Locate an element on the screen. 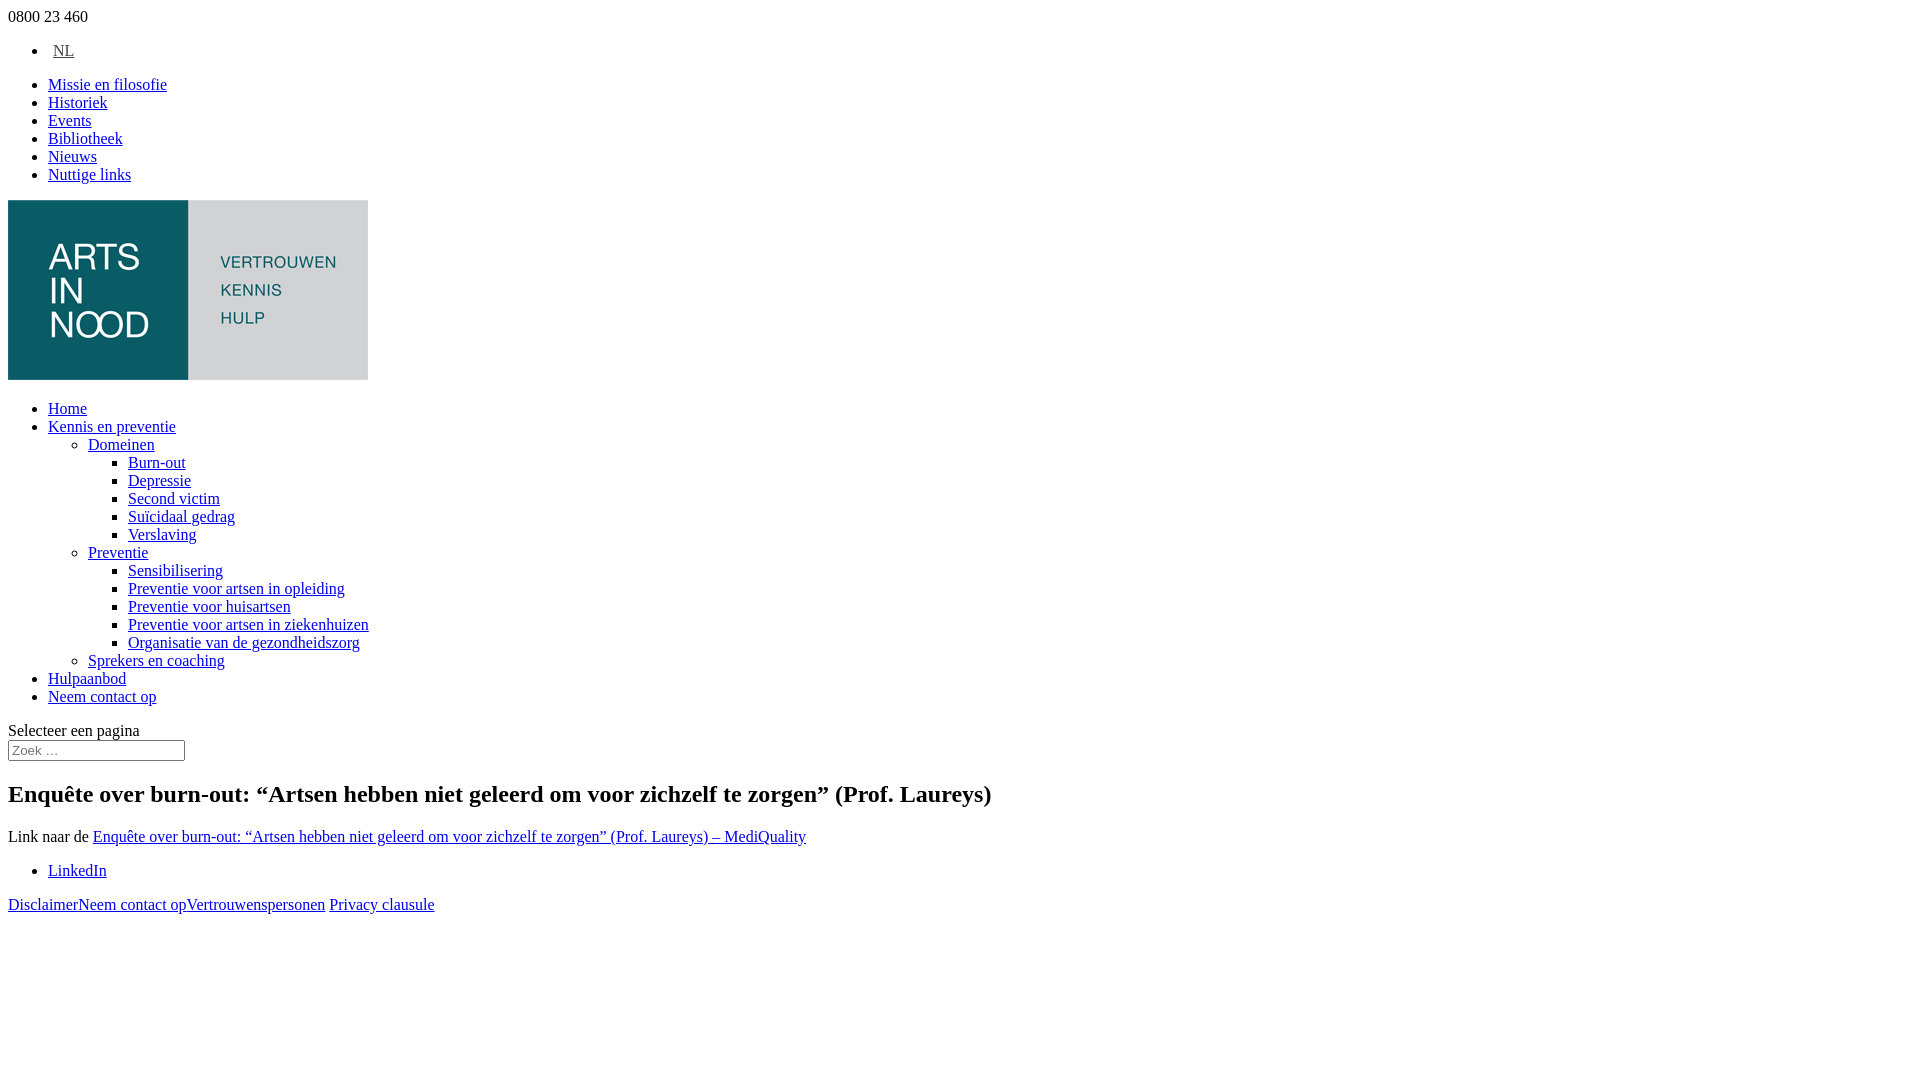 Image resolution: width=1920 pixels, height=1080 pixels. 'Disclaimer' is located at coordinates (43, 904).